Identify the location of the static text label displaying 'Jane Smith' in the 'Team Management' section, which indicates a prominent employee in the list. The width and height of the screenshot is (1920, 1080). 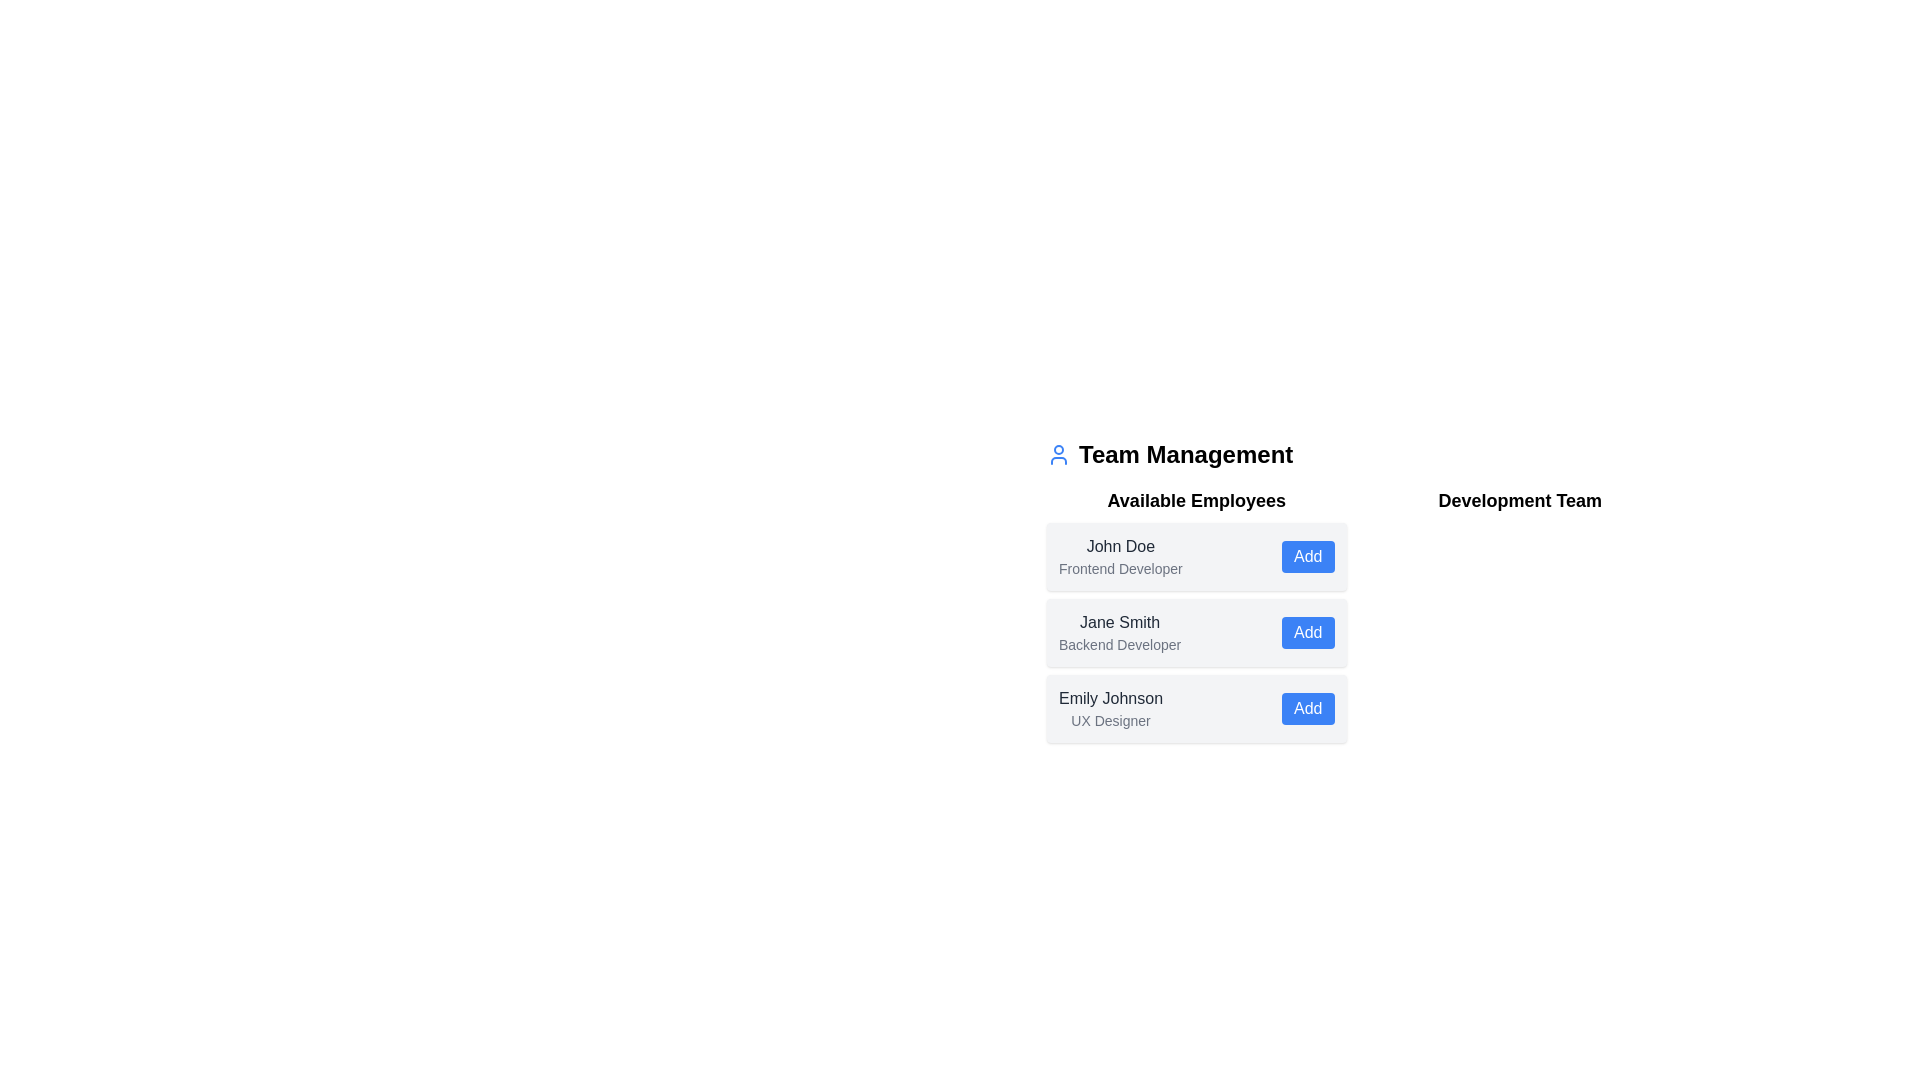
(1120, 622).